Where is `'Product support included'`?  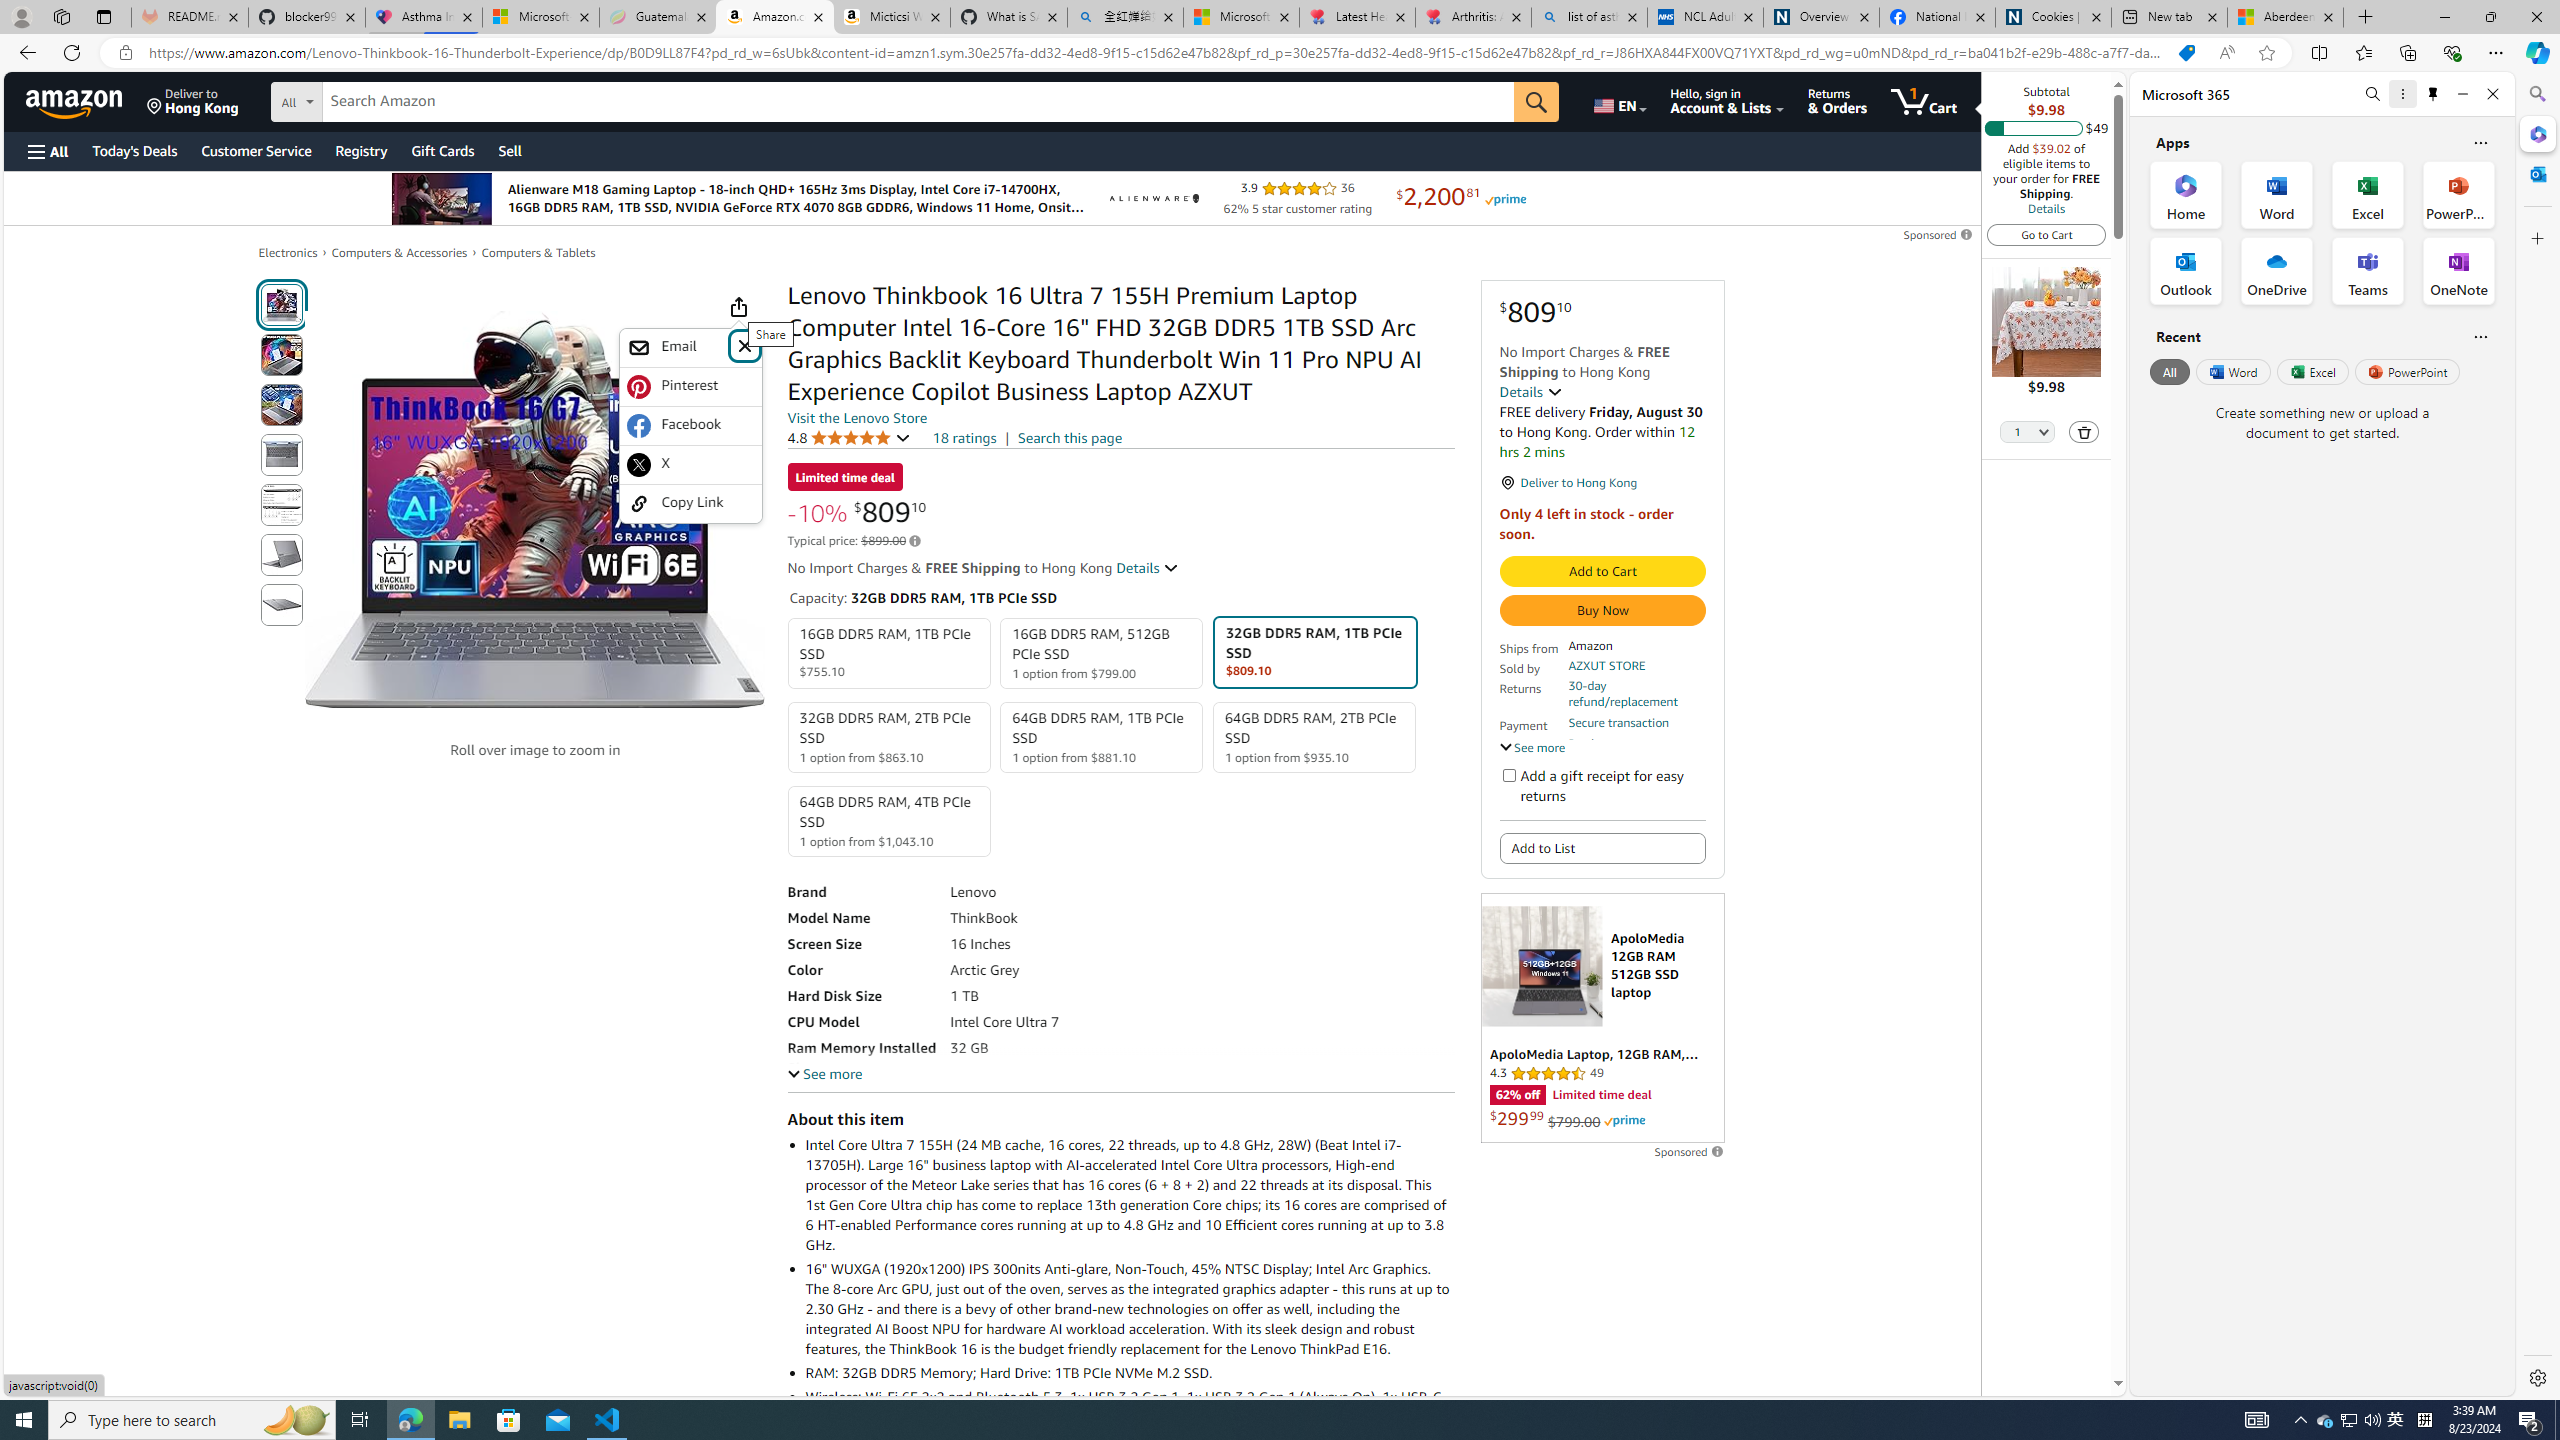
'Product support included' is located at coordinates (1634, 750).